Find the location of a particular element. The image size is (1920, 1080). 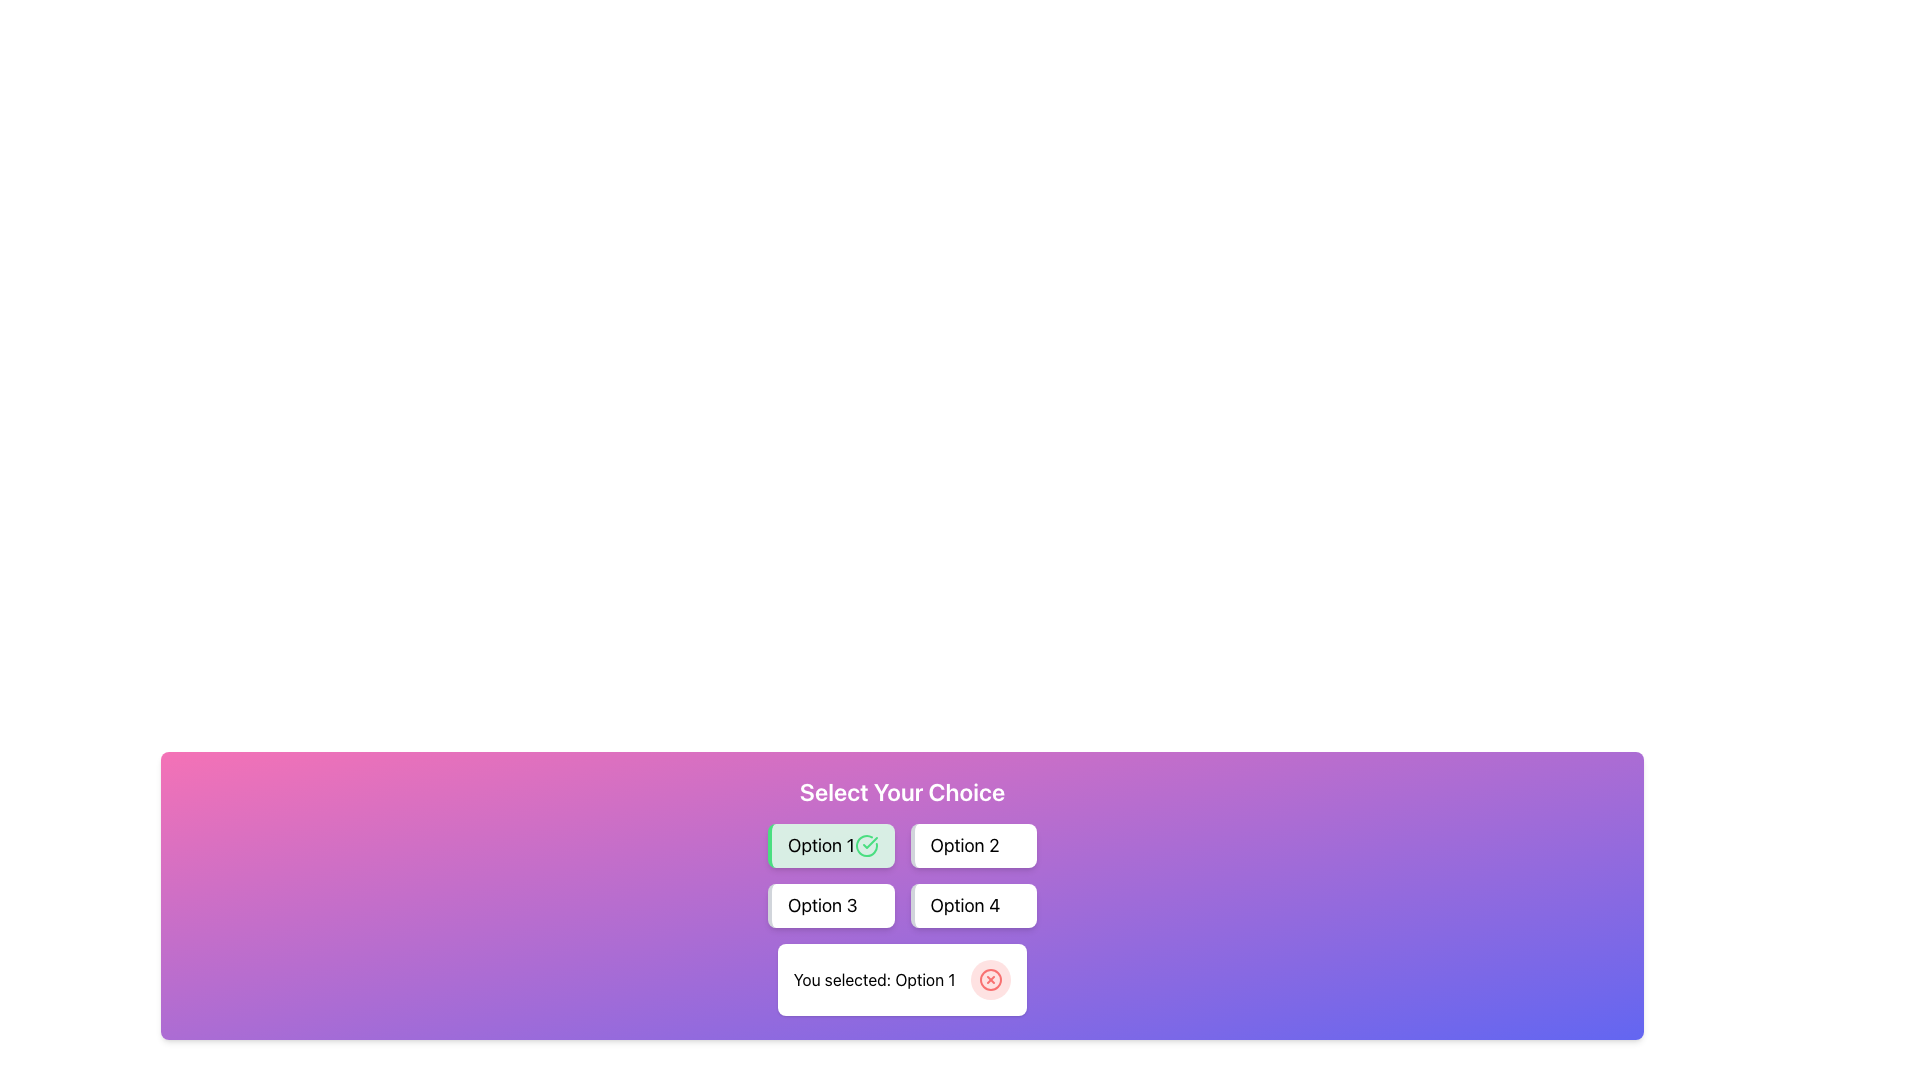

the text label displaying 'Select Your Choice', which is prominently positioned at the top of the gradient background section is located at coordinates (901, 790).